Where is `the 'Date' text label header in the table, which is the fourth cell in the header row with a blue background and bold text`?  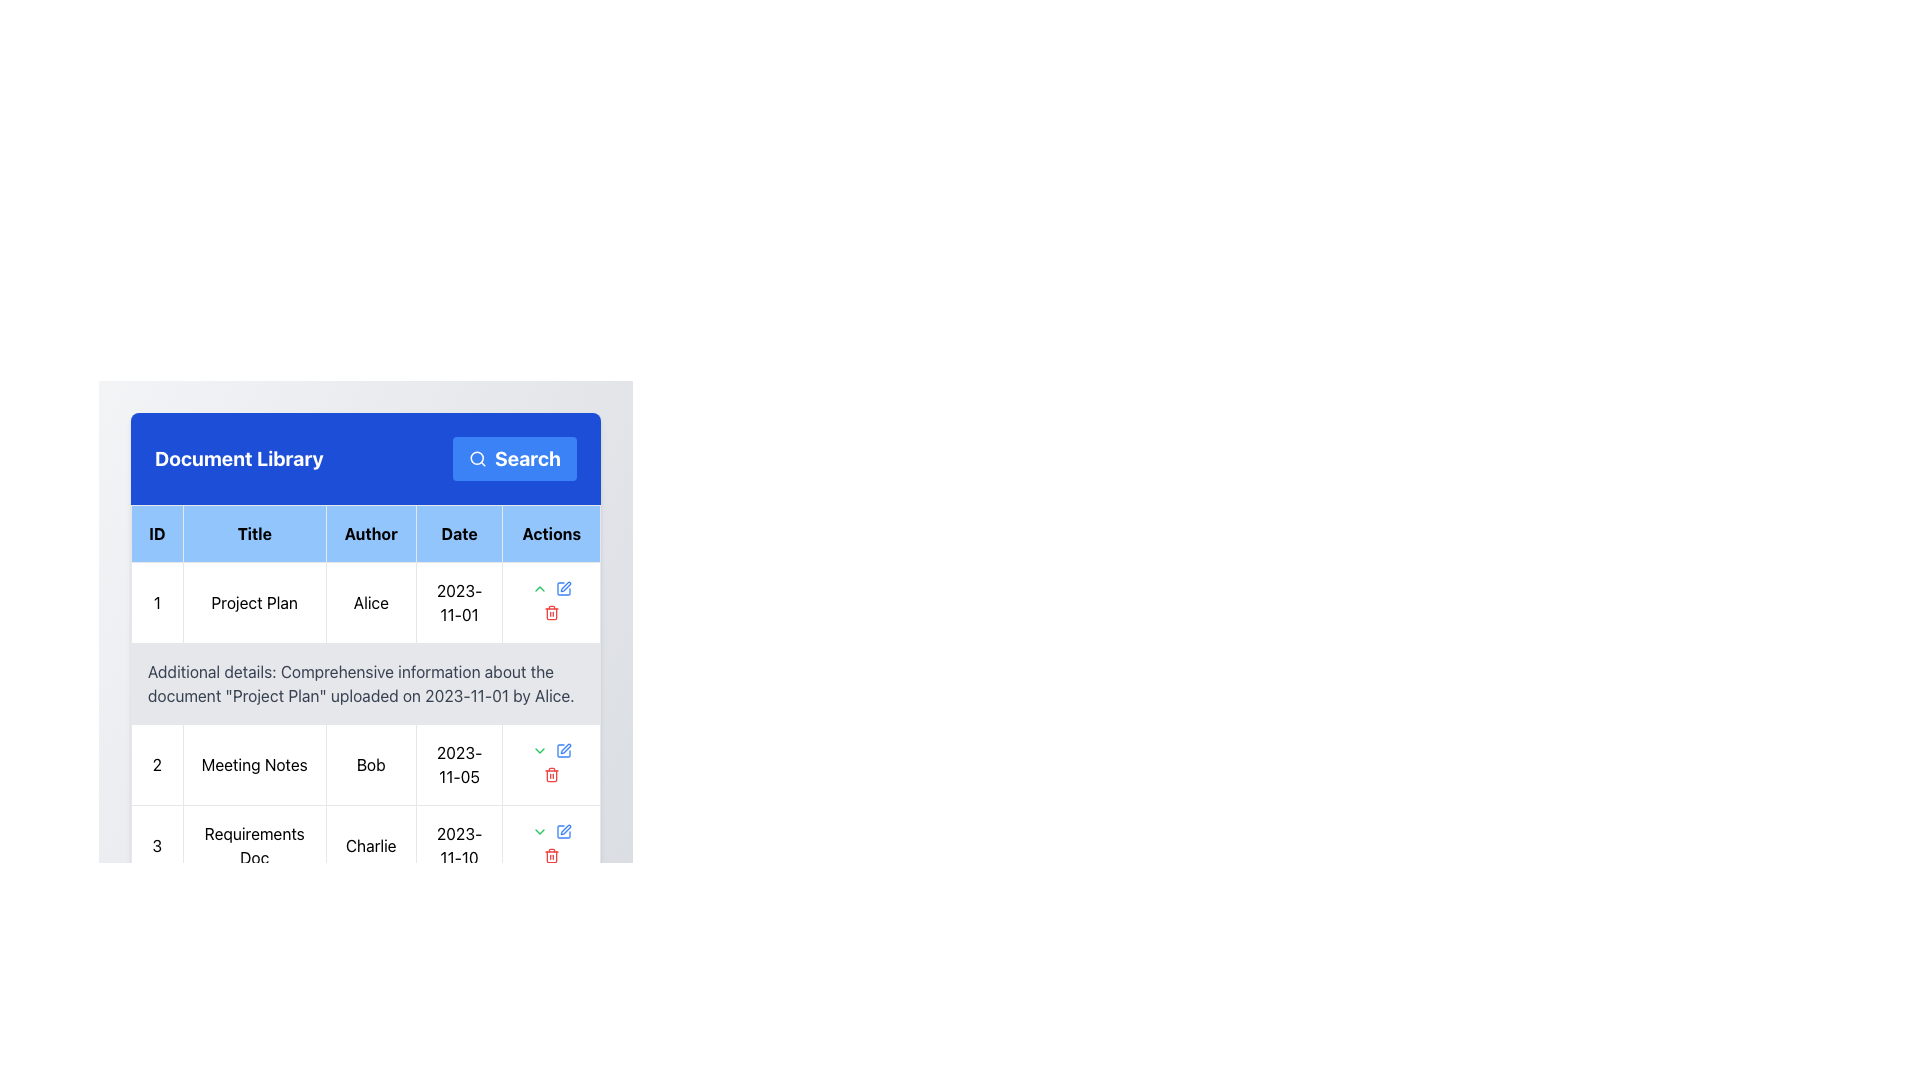
the 'Date' text label header in the table, which is the fourth cell in the header row with a blue background and bold text is located at coordinates (458, 532).